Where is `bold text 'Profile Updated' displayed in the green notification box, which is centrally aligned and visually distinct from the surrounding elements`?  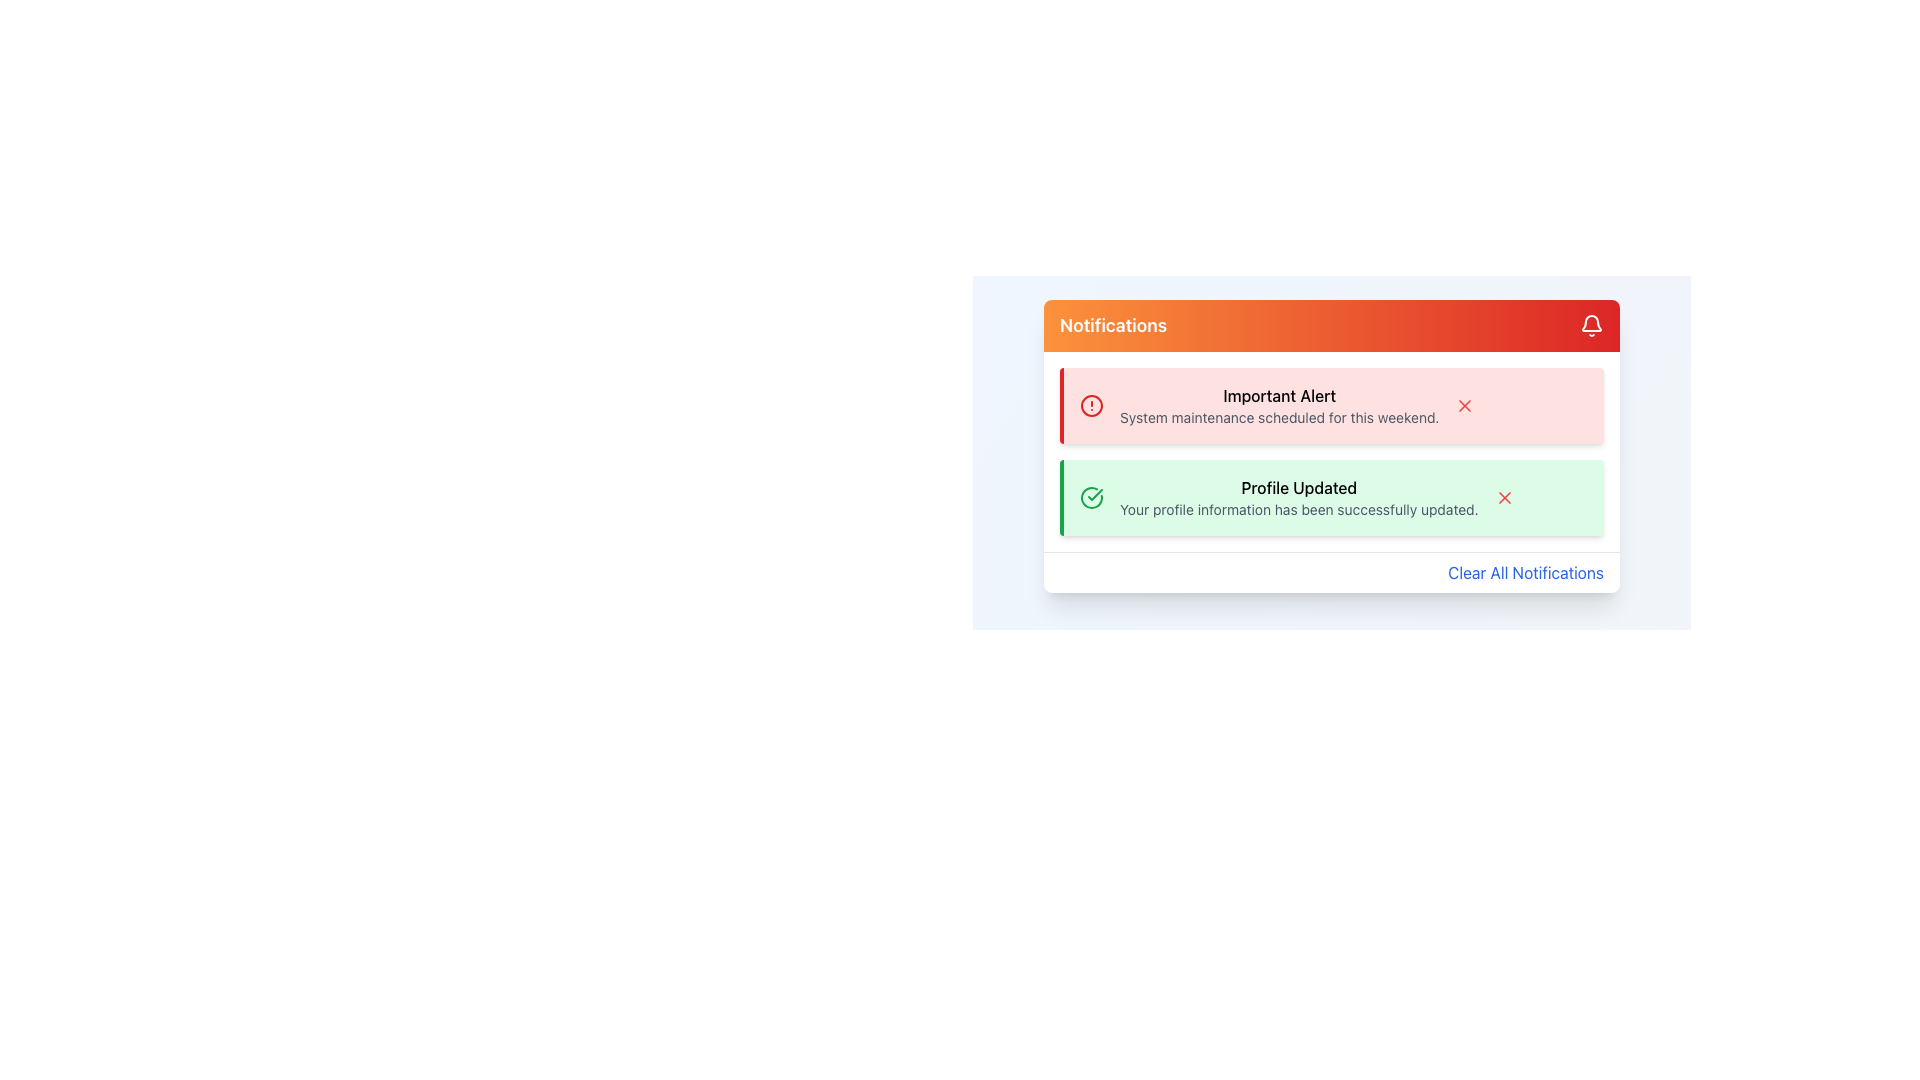
bold text 'Profile Updated' displayed in the green notification box, which is centrally aligned and visually distinct from the surrounding elements is located at coordinates (1299, 488).